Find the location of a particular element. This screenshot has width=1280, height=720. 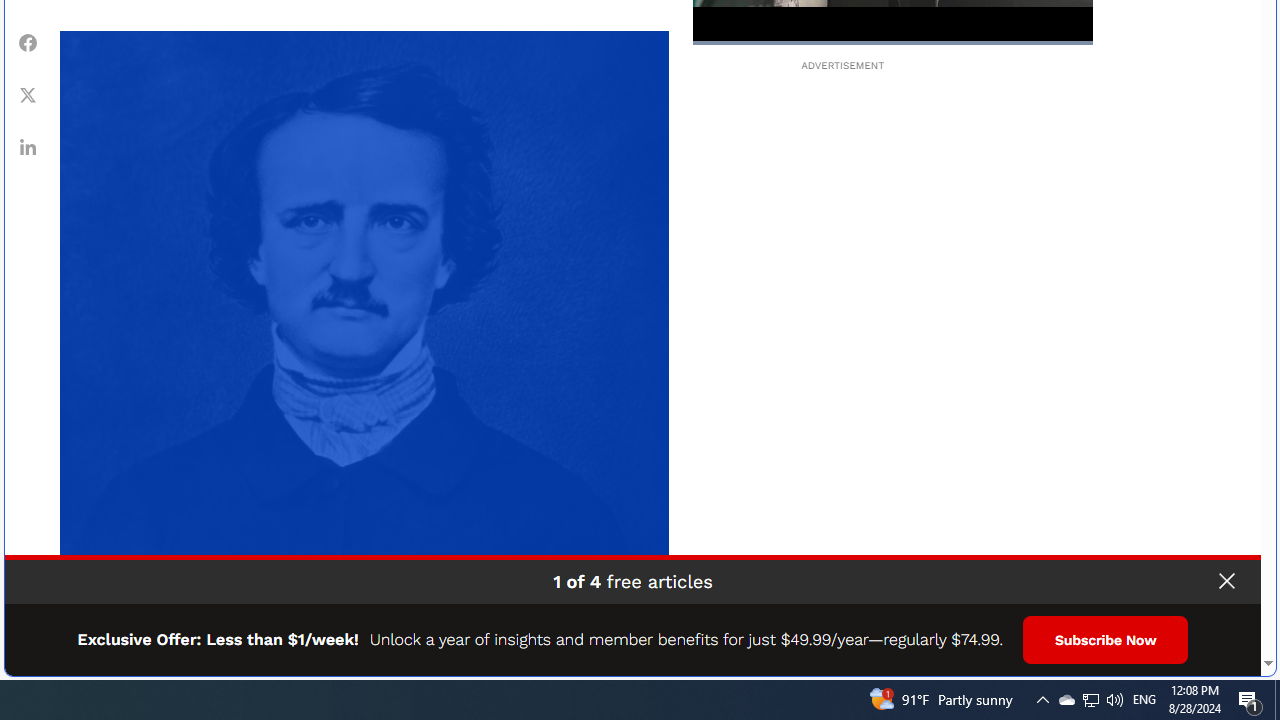

'Class: fs-icon fs-icon--Facebook' is located at coordinates (28, 42).